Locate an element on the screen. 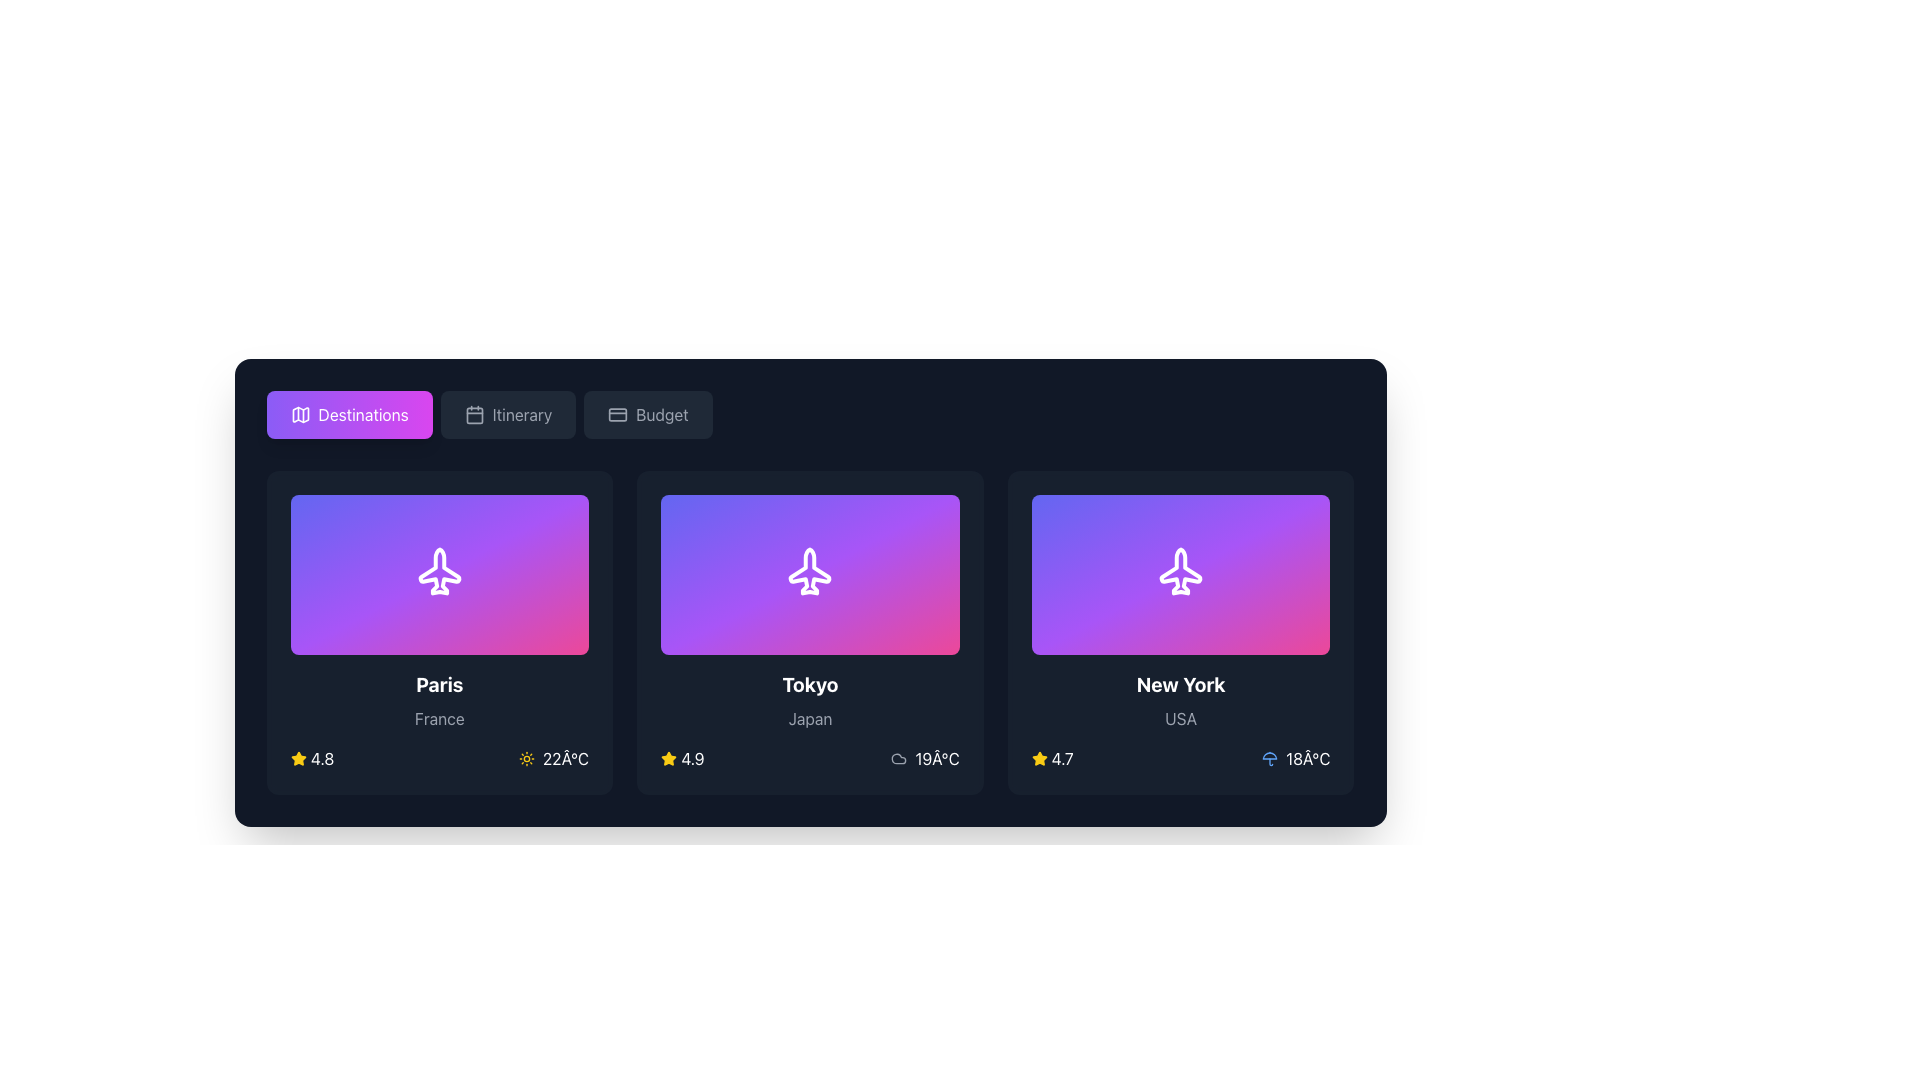  the temperature reading displayed is located at coordinates (554, 759).